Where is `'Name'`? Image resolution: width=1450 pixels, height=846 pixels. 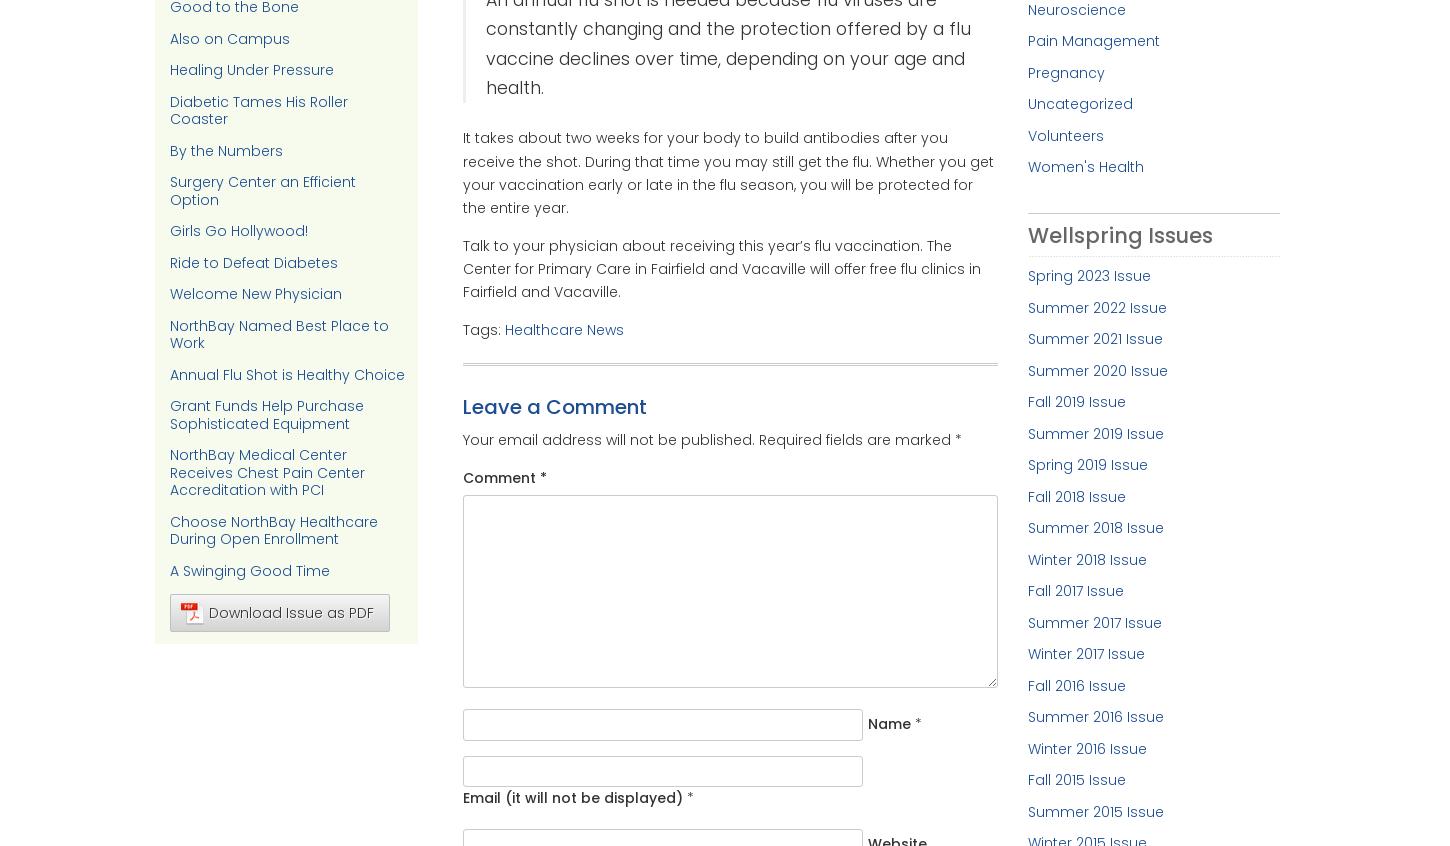 'Name' is located at coordinates (887, 723).